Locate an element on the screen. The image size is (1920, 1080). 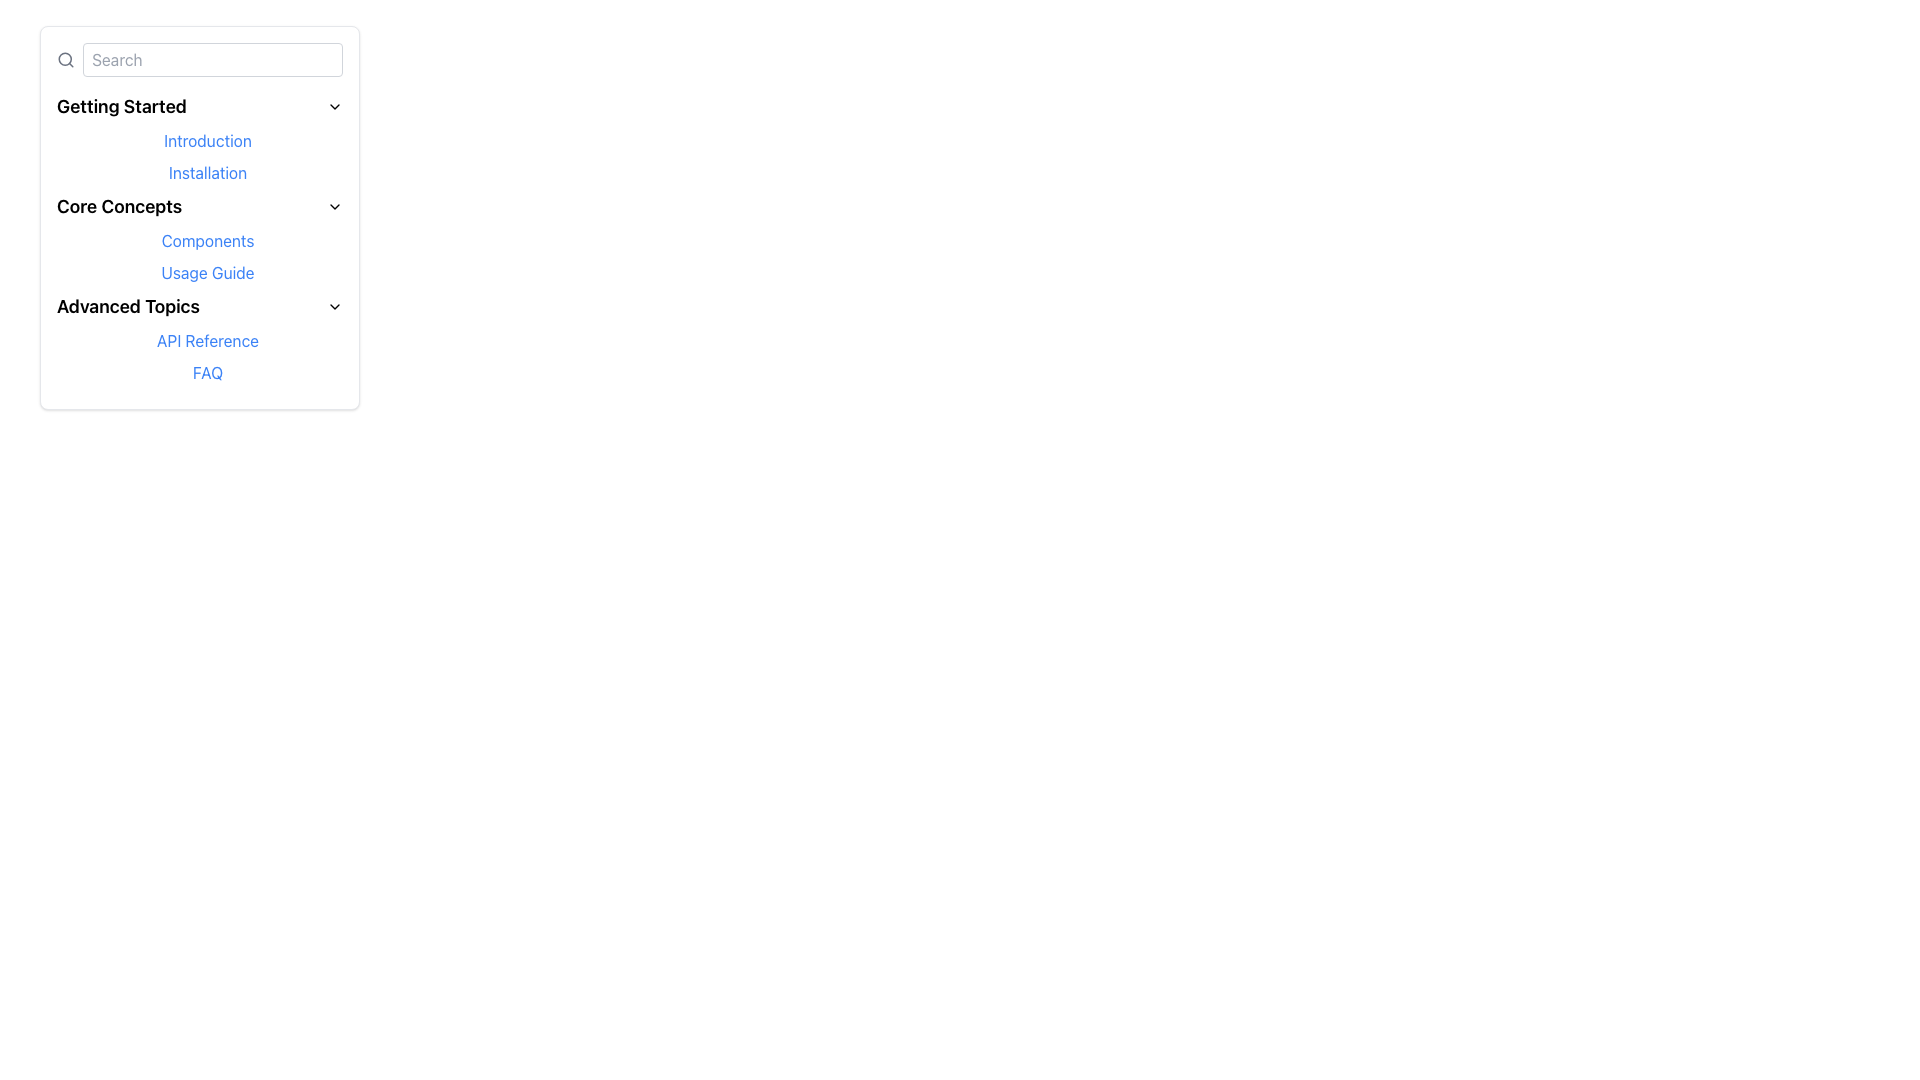
the navigational text link that directs users to the 'API Reference' section, located under the 'Advanced Topics' section as the first interactive item is located at coordinates (207, 339).